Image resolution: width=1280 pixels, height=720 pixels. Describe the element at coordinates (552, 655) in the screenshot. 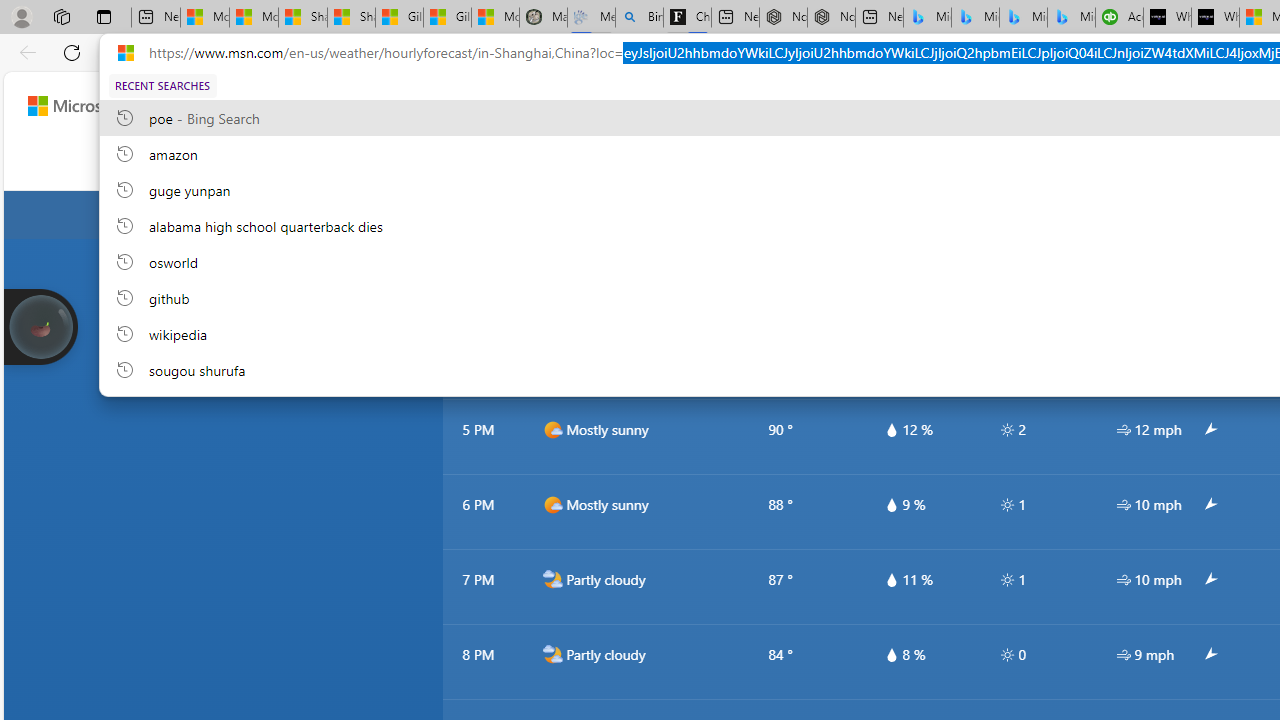

I see `'n2000'` at that location.